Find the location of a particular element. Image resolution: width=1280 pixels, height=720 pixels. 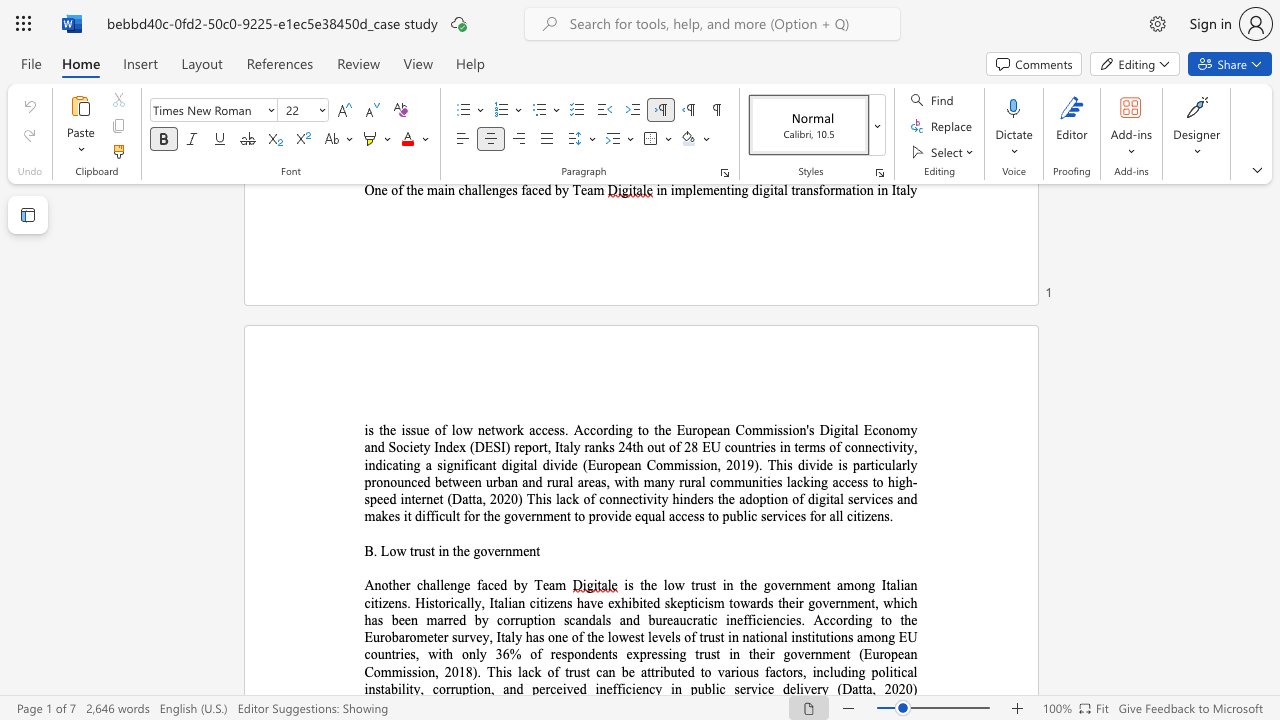

the subset text "and rural areas," within the text "a significant digital divide (European Commission, 2019). This divide is particularly pronounced between urban and rural areas, with many rural communities lacking access to high-speed internet (Datta, 2020) This" is located at coordinates (522, 482).